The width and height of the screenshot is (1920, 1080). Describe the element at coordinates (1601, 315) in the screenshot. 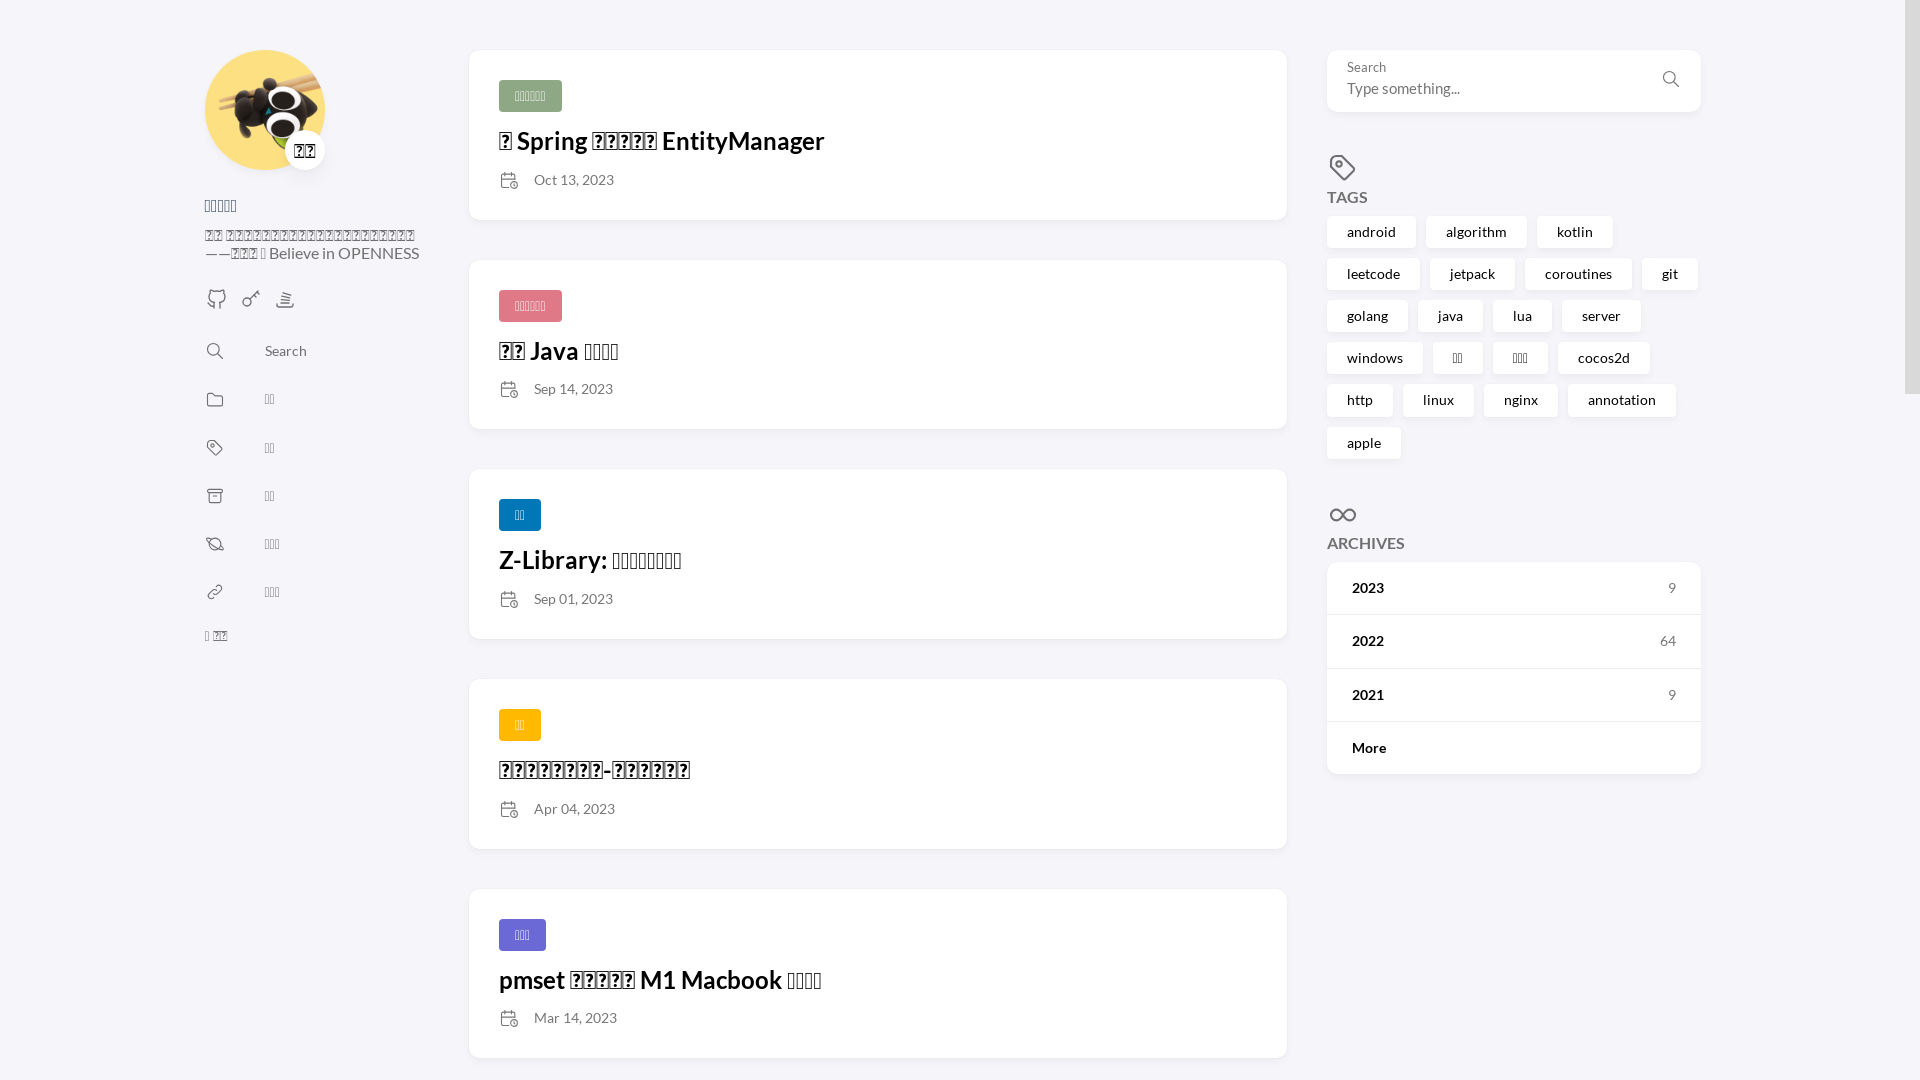

I see `'server'` at that location.